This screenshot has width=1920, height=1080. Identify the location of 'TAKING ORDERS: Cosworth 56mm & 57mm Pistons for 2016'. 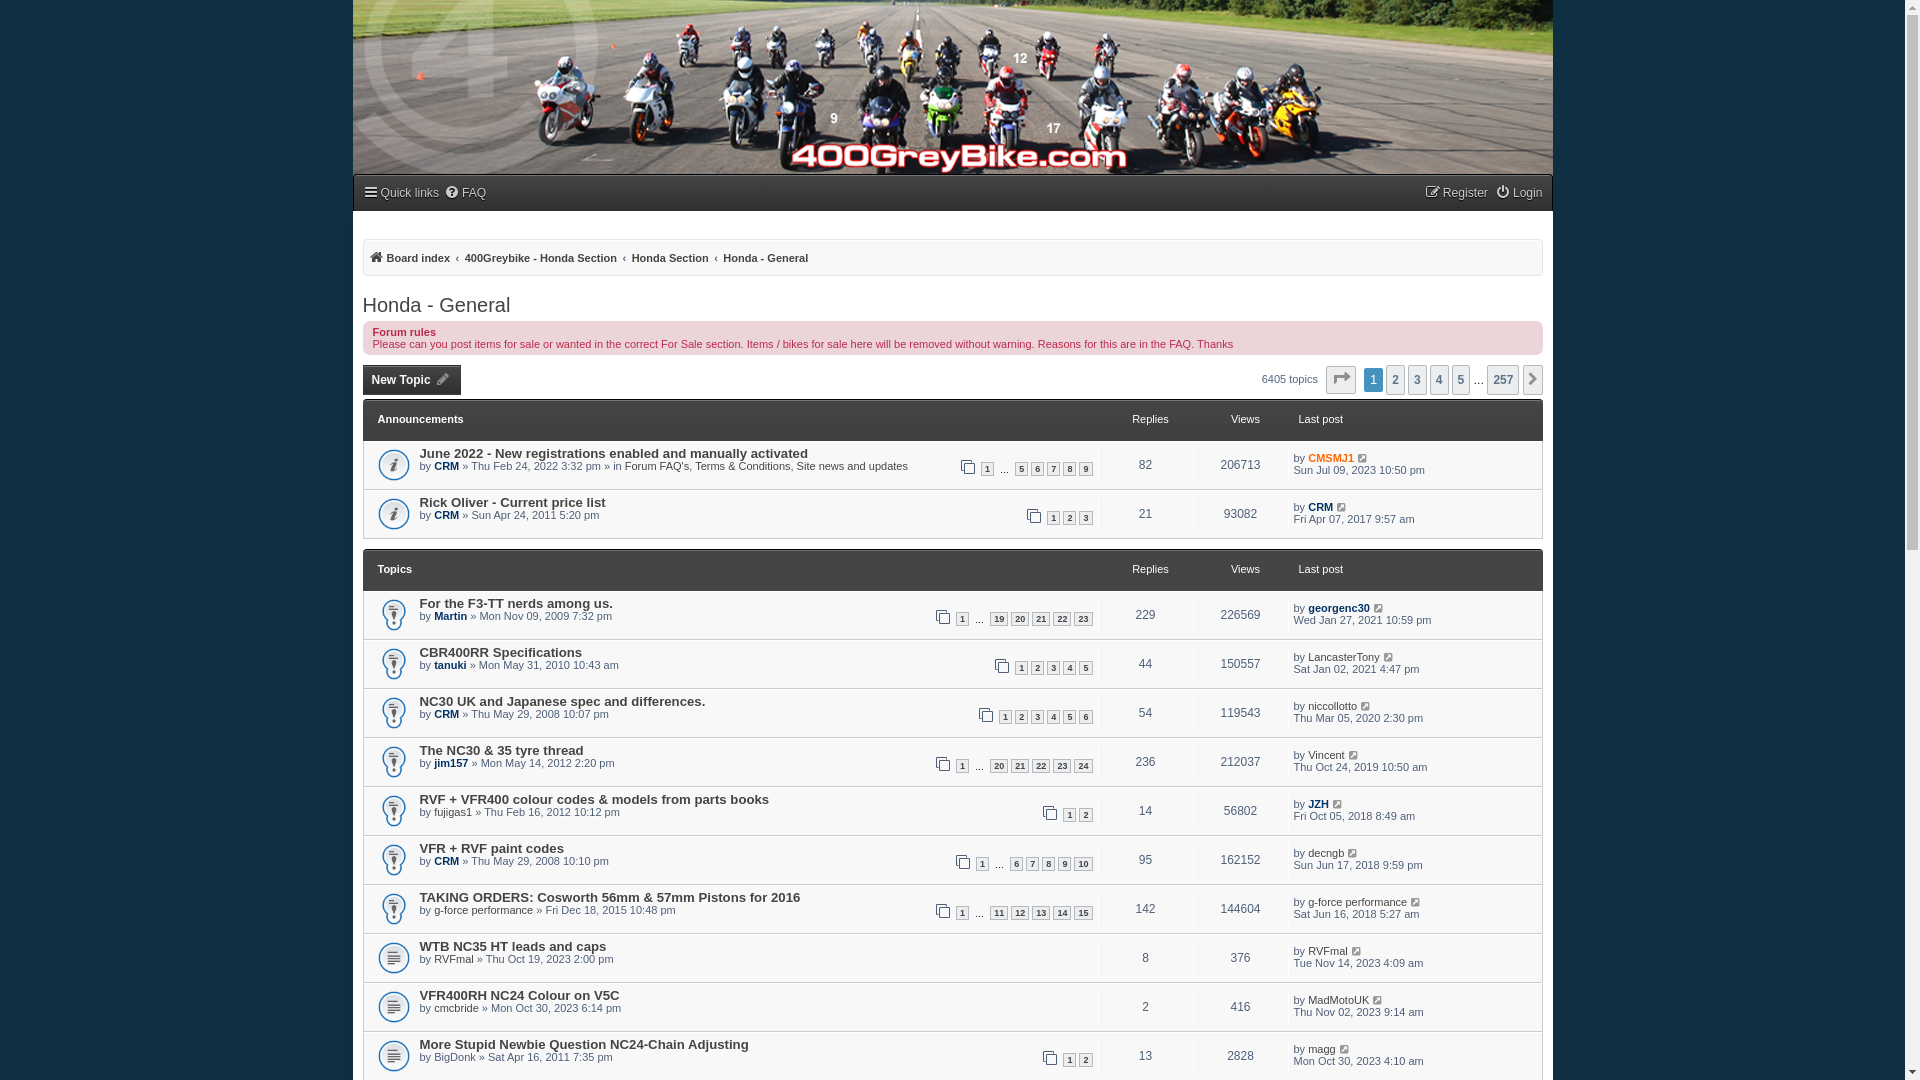
(419, 896).